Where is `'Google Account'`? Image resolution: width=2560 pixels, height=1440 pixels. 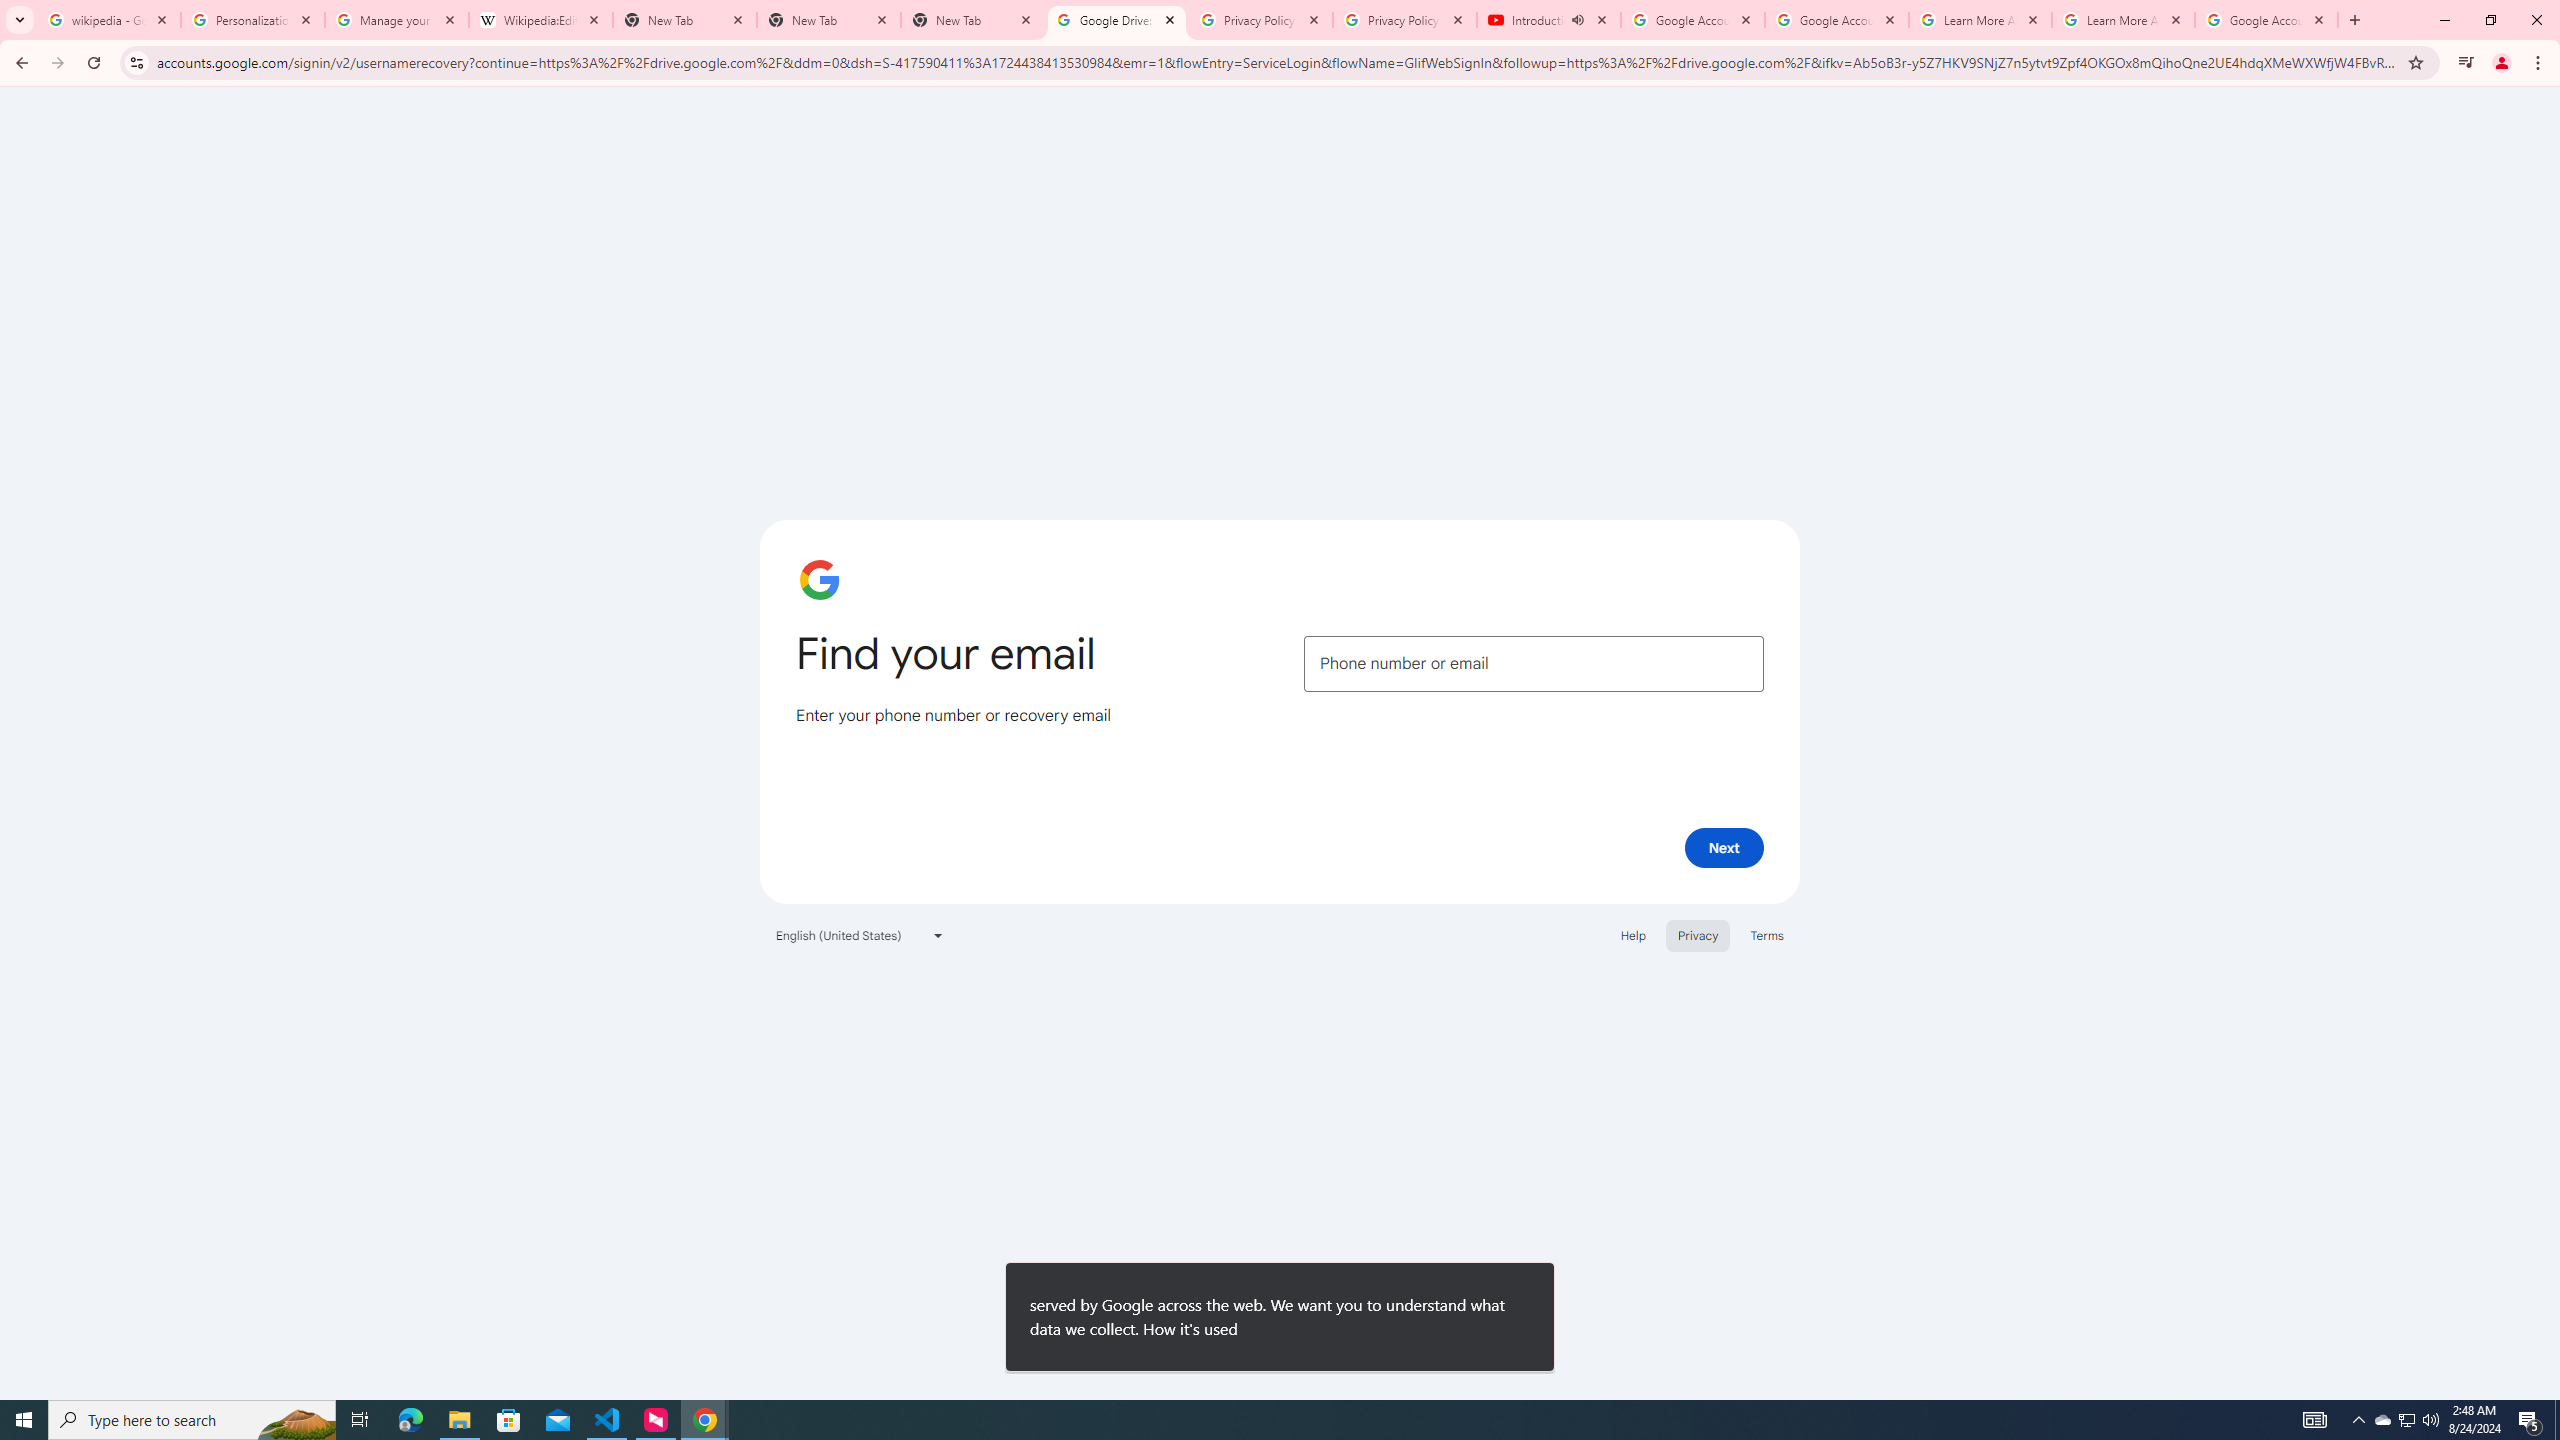 'Google Account' is located at coordinates (2266, 19).